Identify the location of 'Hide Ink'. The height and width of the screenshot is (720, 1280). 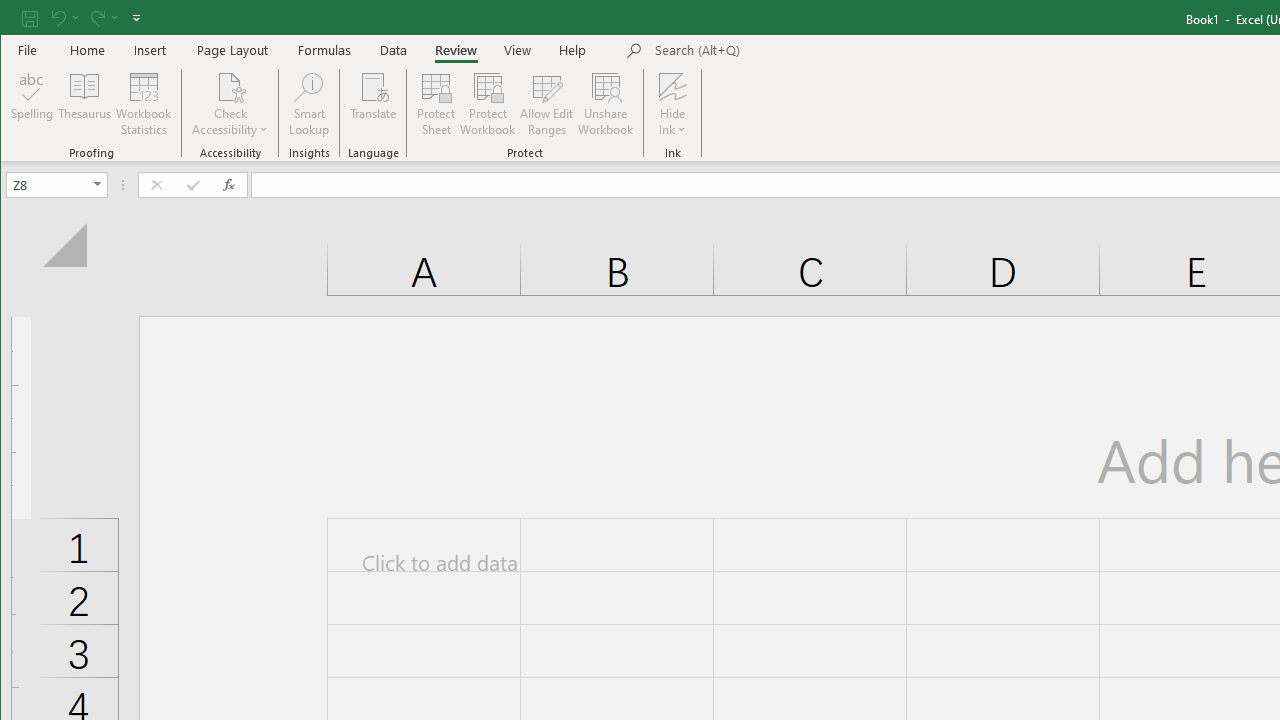
(672, 85).